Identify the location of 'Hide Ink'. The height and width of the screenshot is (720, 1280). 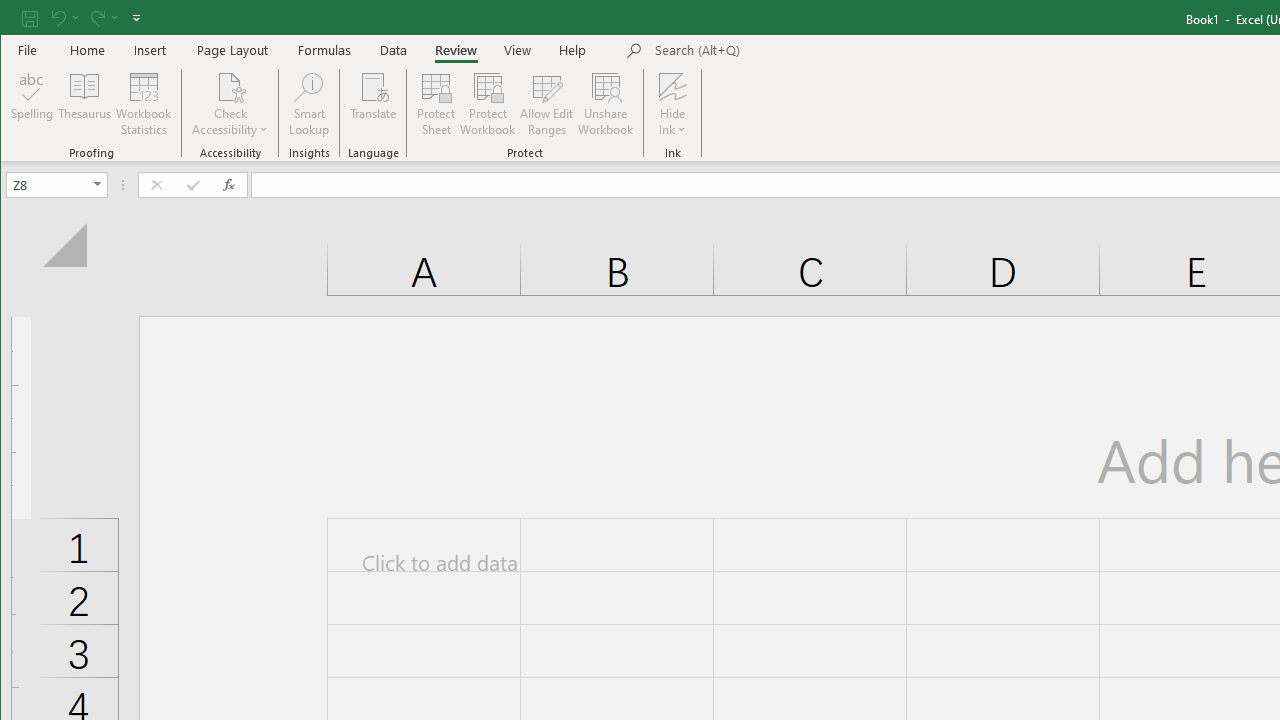
(672, 85).